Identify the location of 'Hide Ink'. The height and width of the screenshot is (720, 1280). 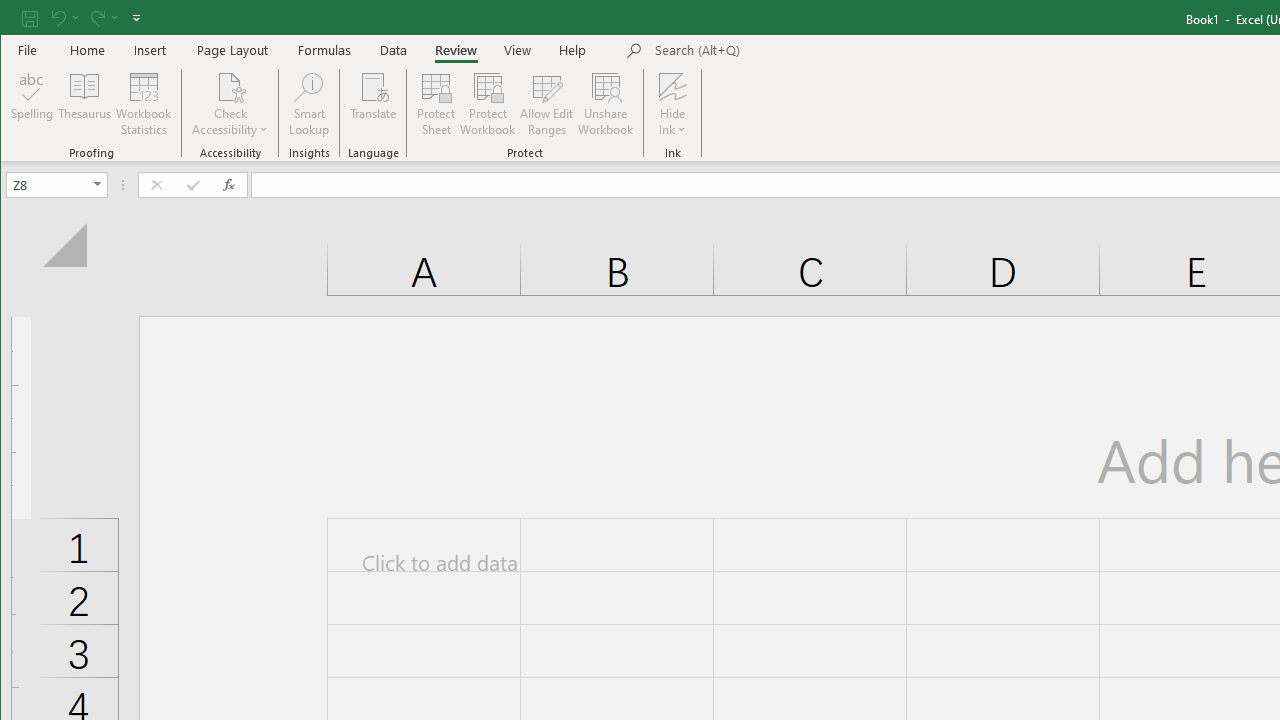
(672, 85).